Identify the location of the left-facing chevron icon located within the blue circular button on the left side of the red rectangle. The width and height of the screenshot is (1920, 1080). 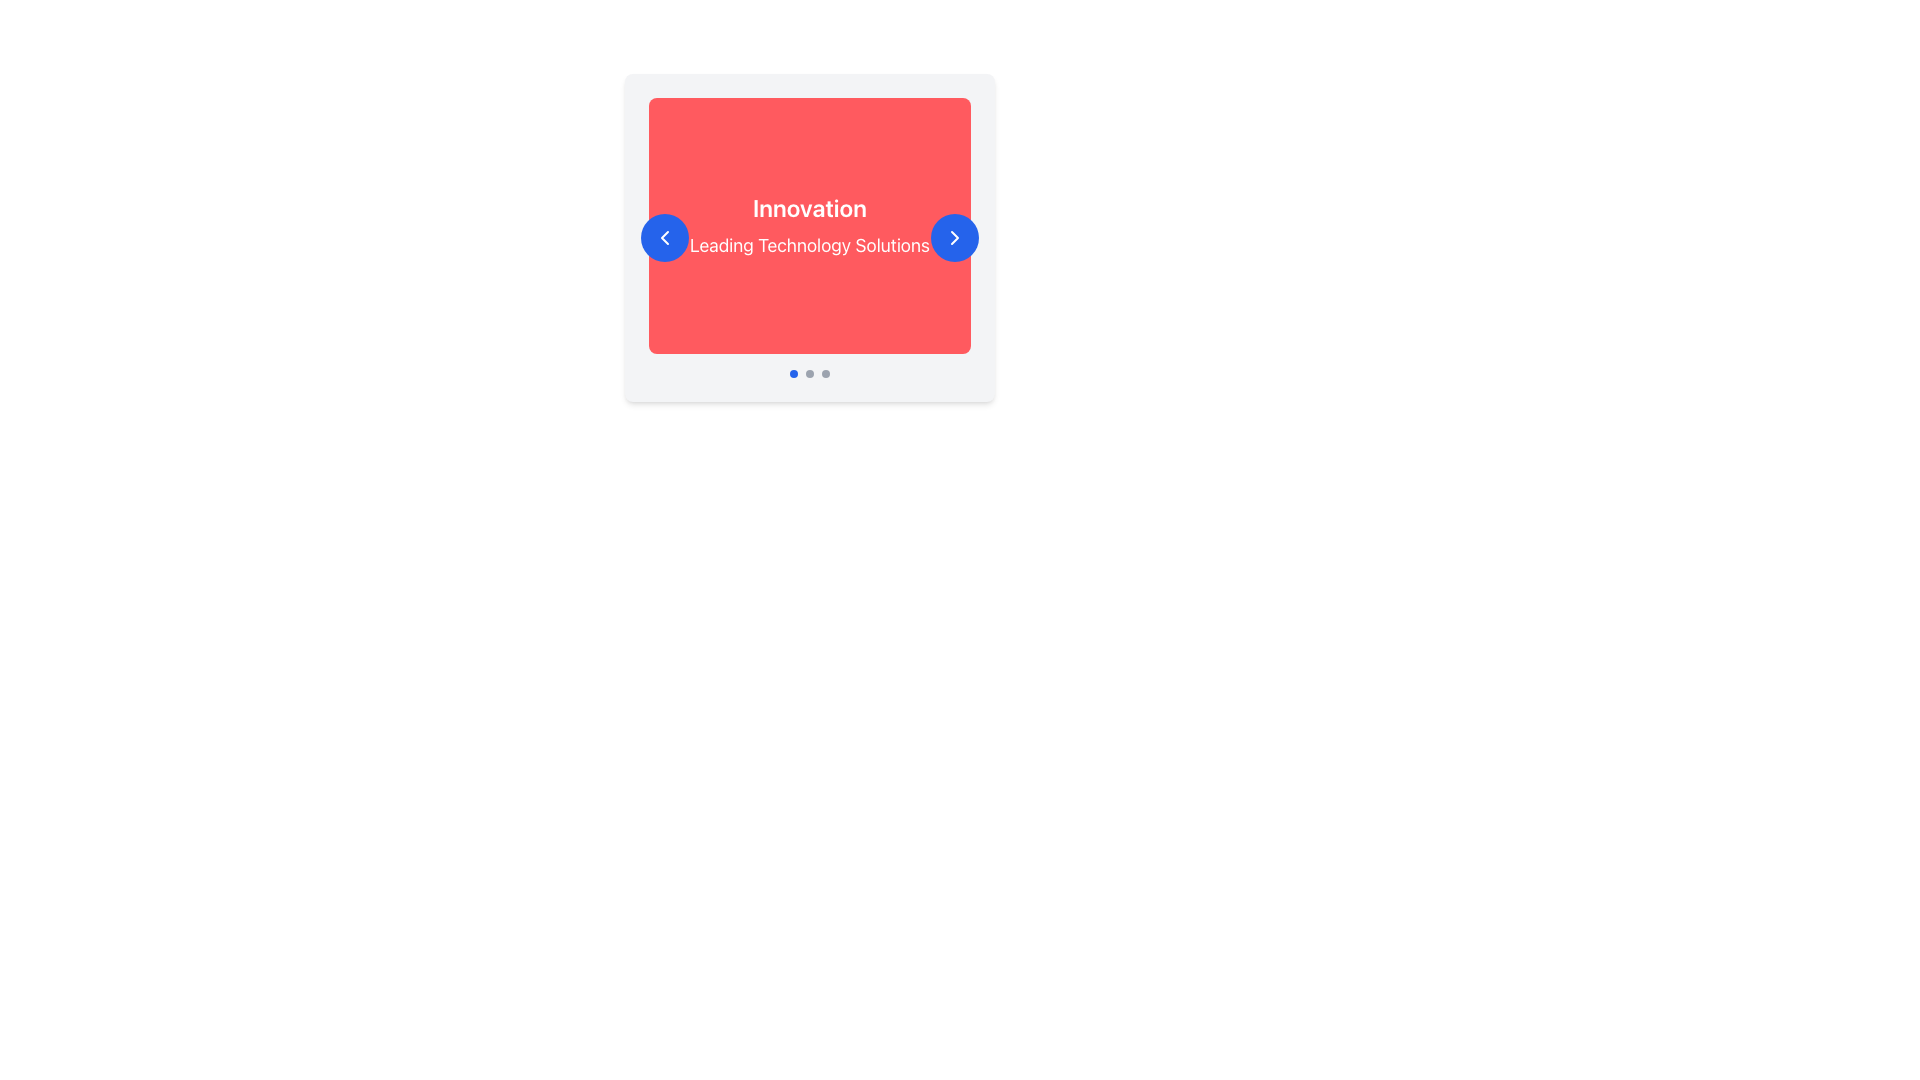
(665, 237).